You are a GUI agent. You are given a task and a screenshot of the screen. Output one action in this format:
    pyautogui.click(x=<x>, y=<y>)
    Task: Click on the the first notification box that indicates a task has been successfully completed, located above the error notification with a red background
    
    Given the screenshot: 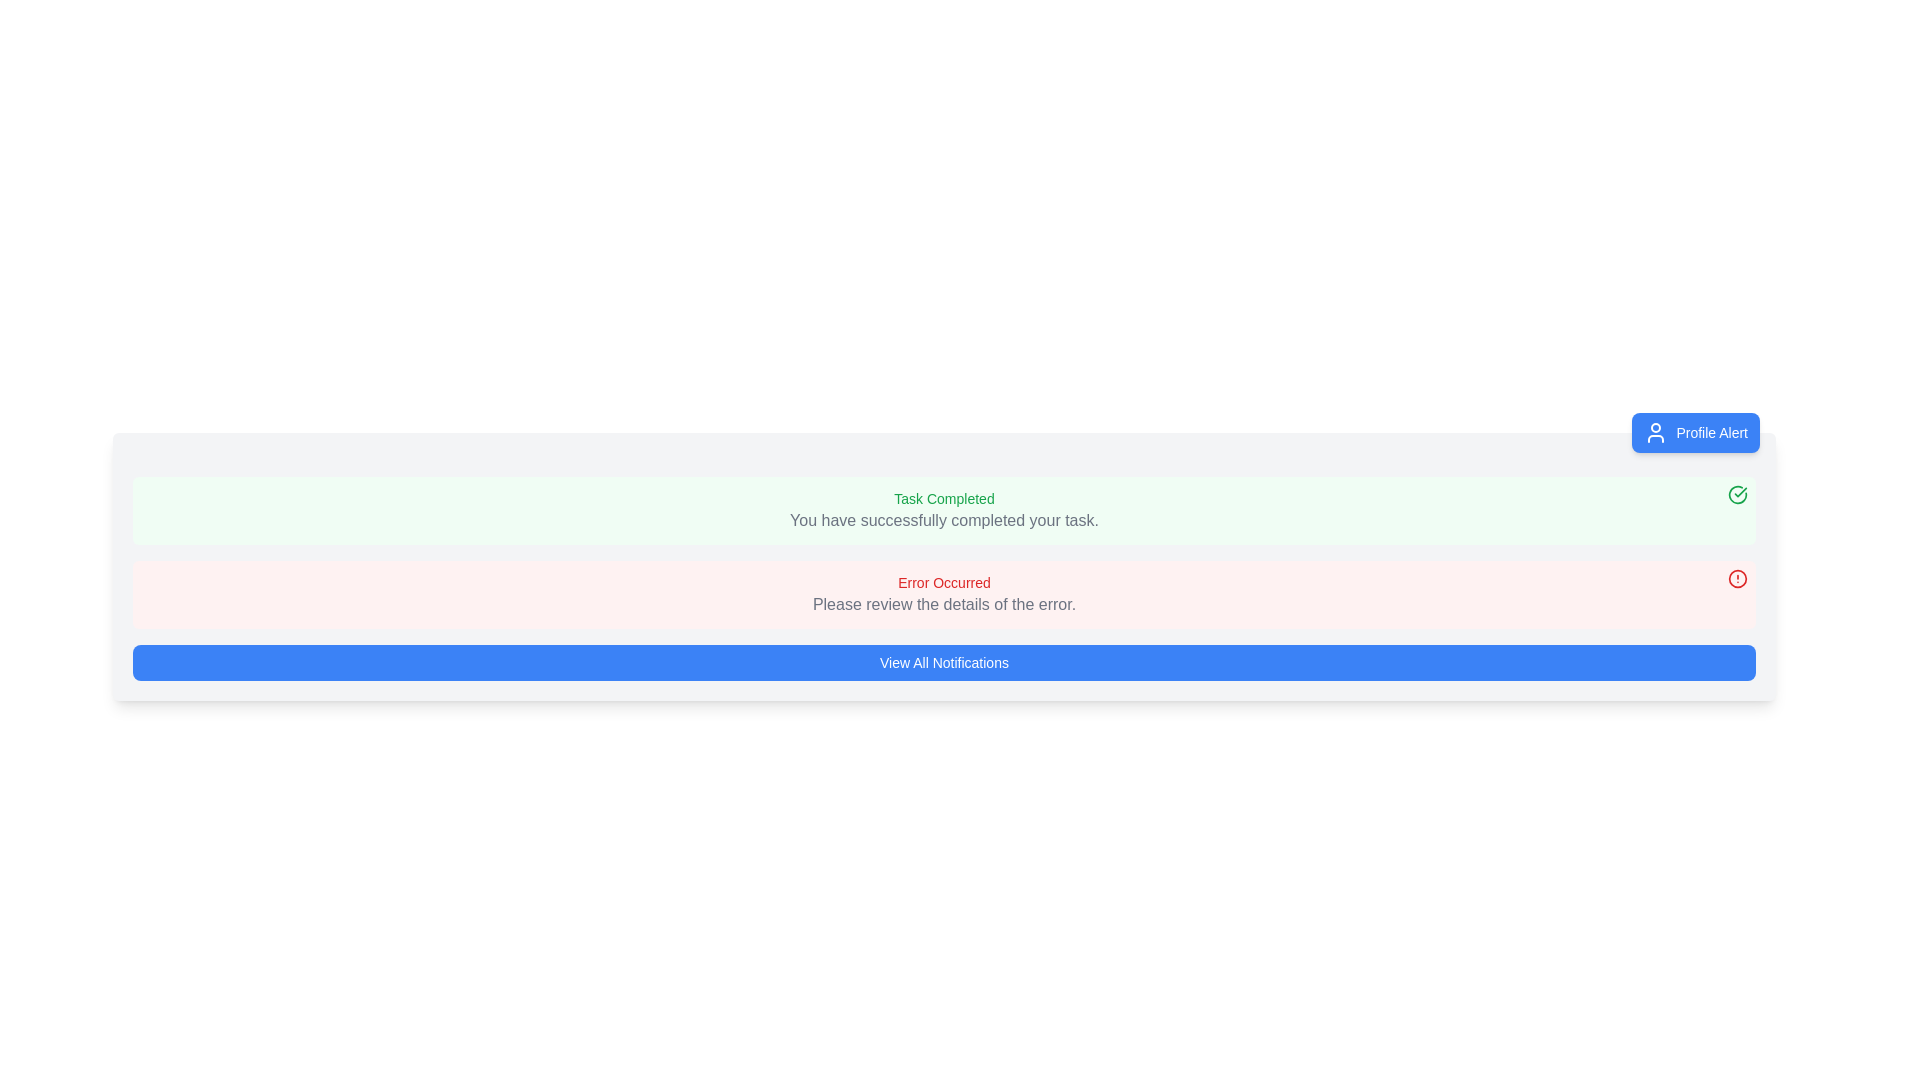 What is the action you would take?
    pyautogui.click(x=943, y=509)
    